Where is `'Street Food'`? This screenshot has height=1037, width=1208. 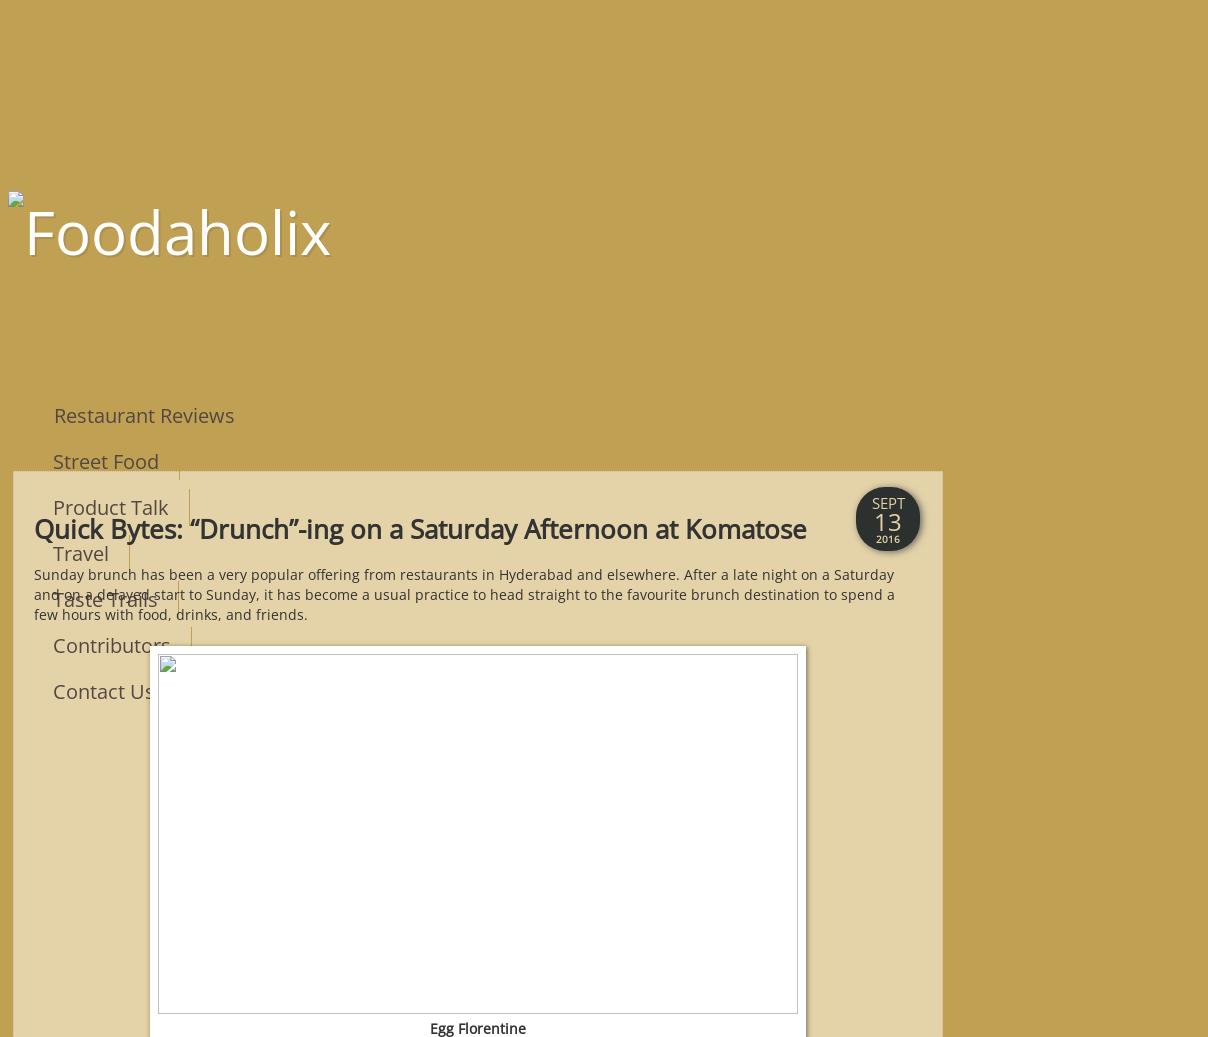
'Street Food' is located at coordinates (52, 459).